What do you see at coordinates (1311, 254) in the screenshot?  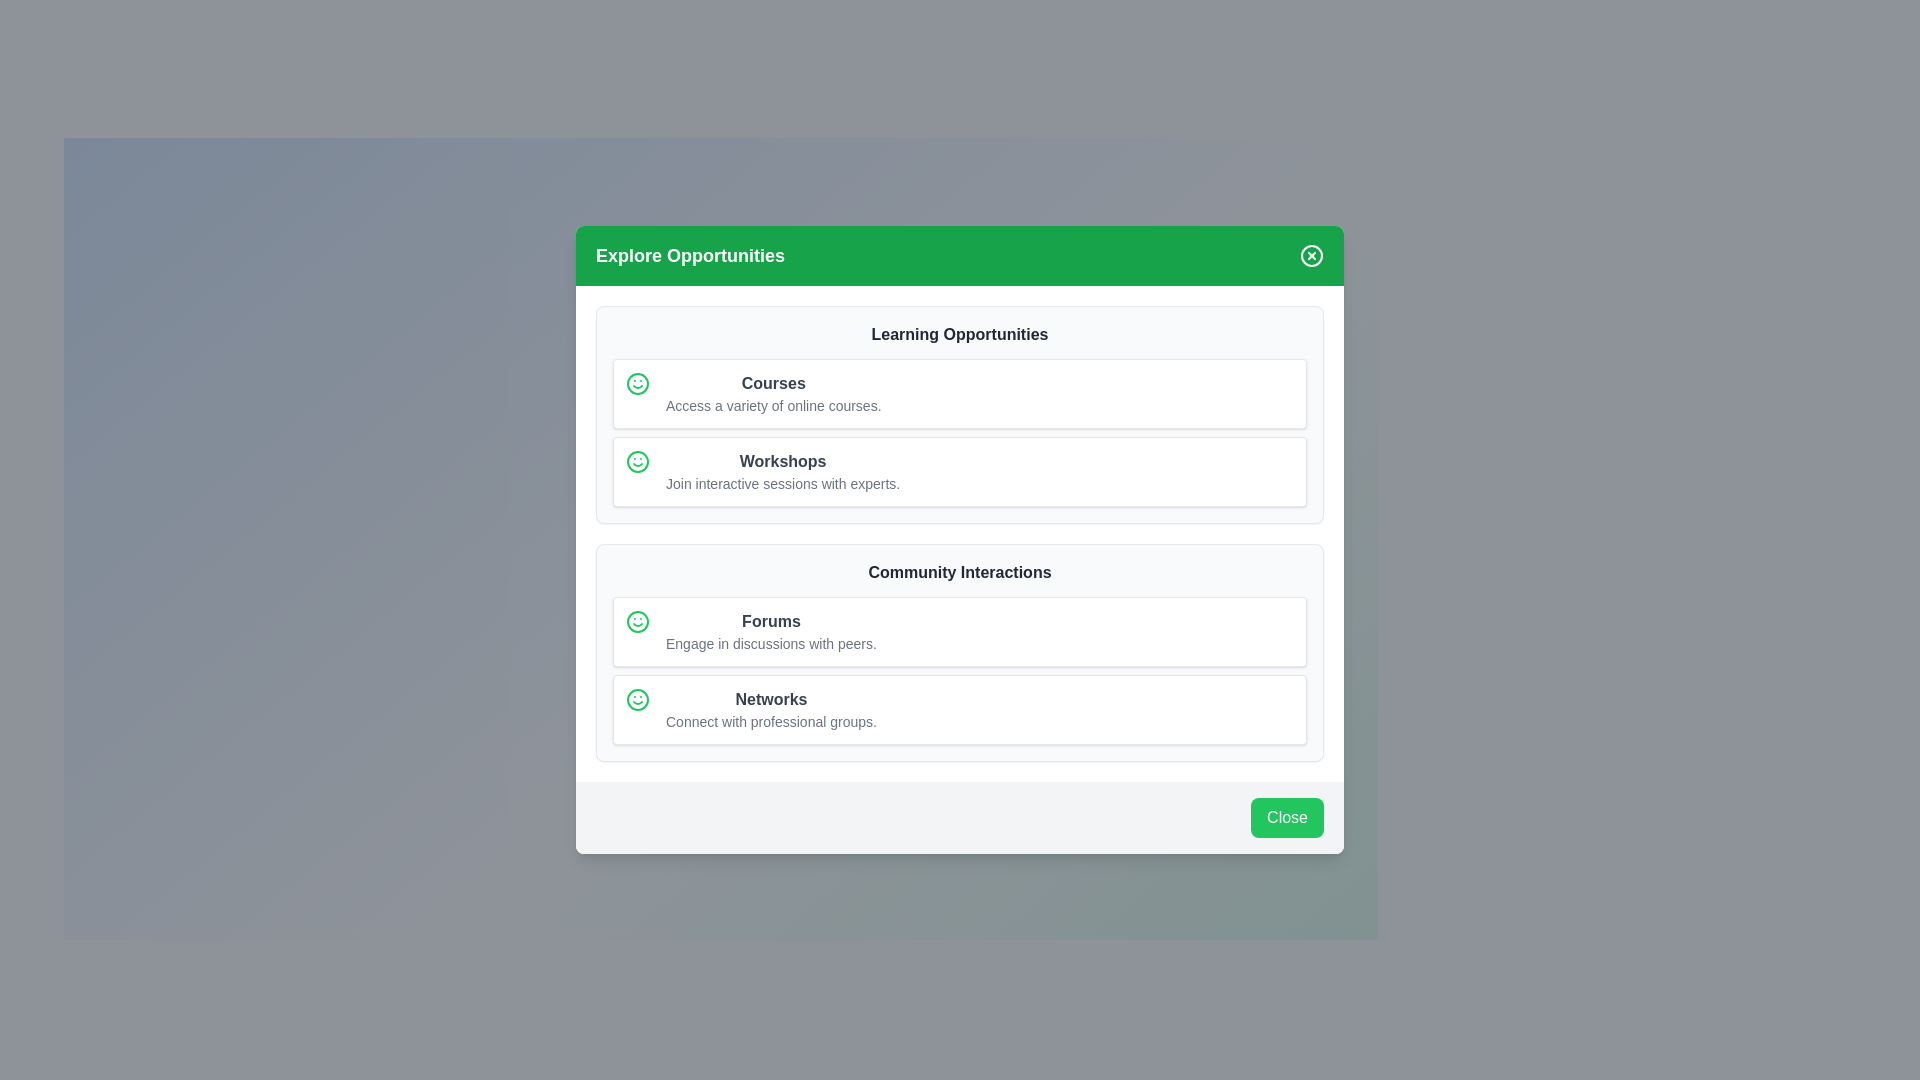 I see `the circular base of the close button located at the top-right corner within the green-colored header strip, adjacent to the 'Explore Opportunities' modal` at bounding box center [1311, 254].